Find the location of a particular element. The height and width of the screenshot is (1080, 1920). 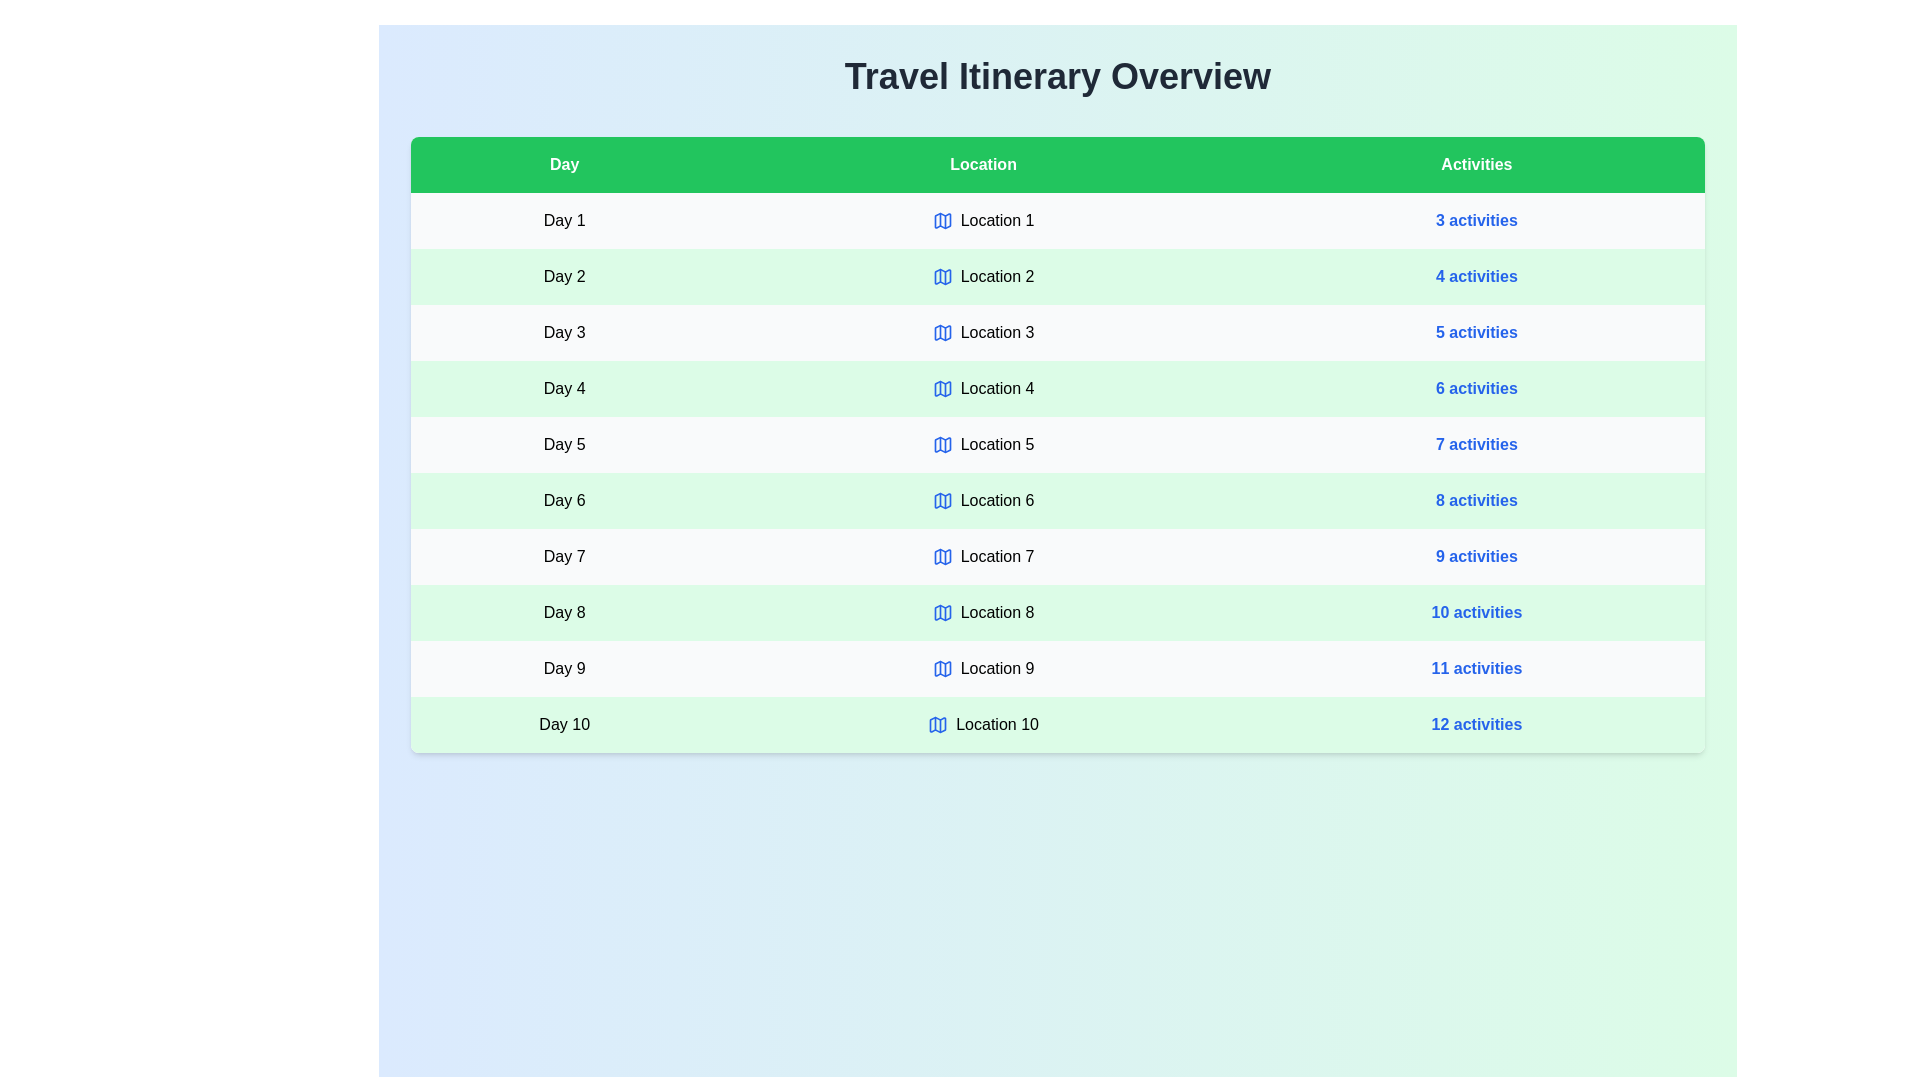

the header of the Activities column to sort the table is located at coordinates (1476, 164).